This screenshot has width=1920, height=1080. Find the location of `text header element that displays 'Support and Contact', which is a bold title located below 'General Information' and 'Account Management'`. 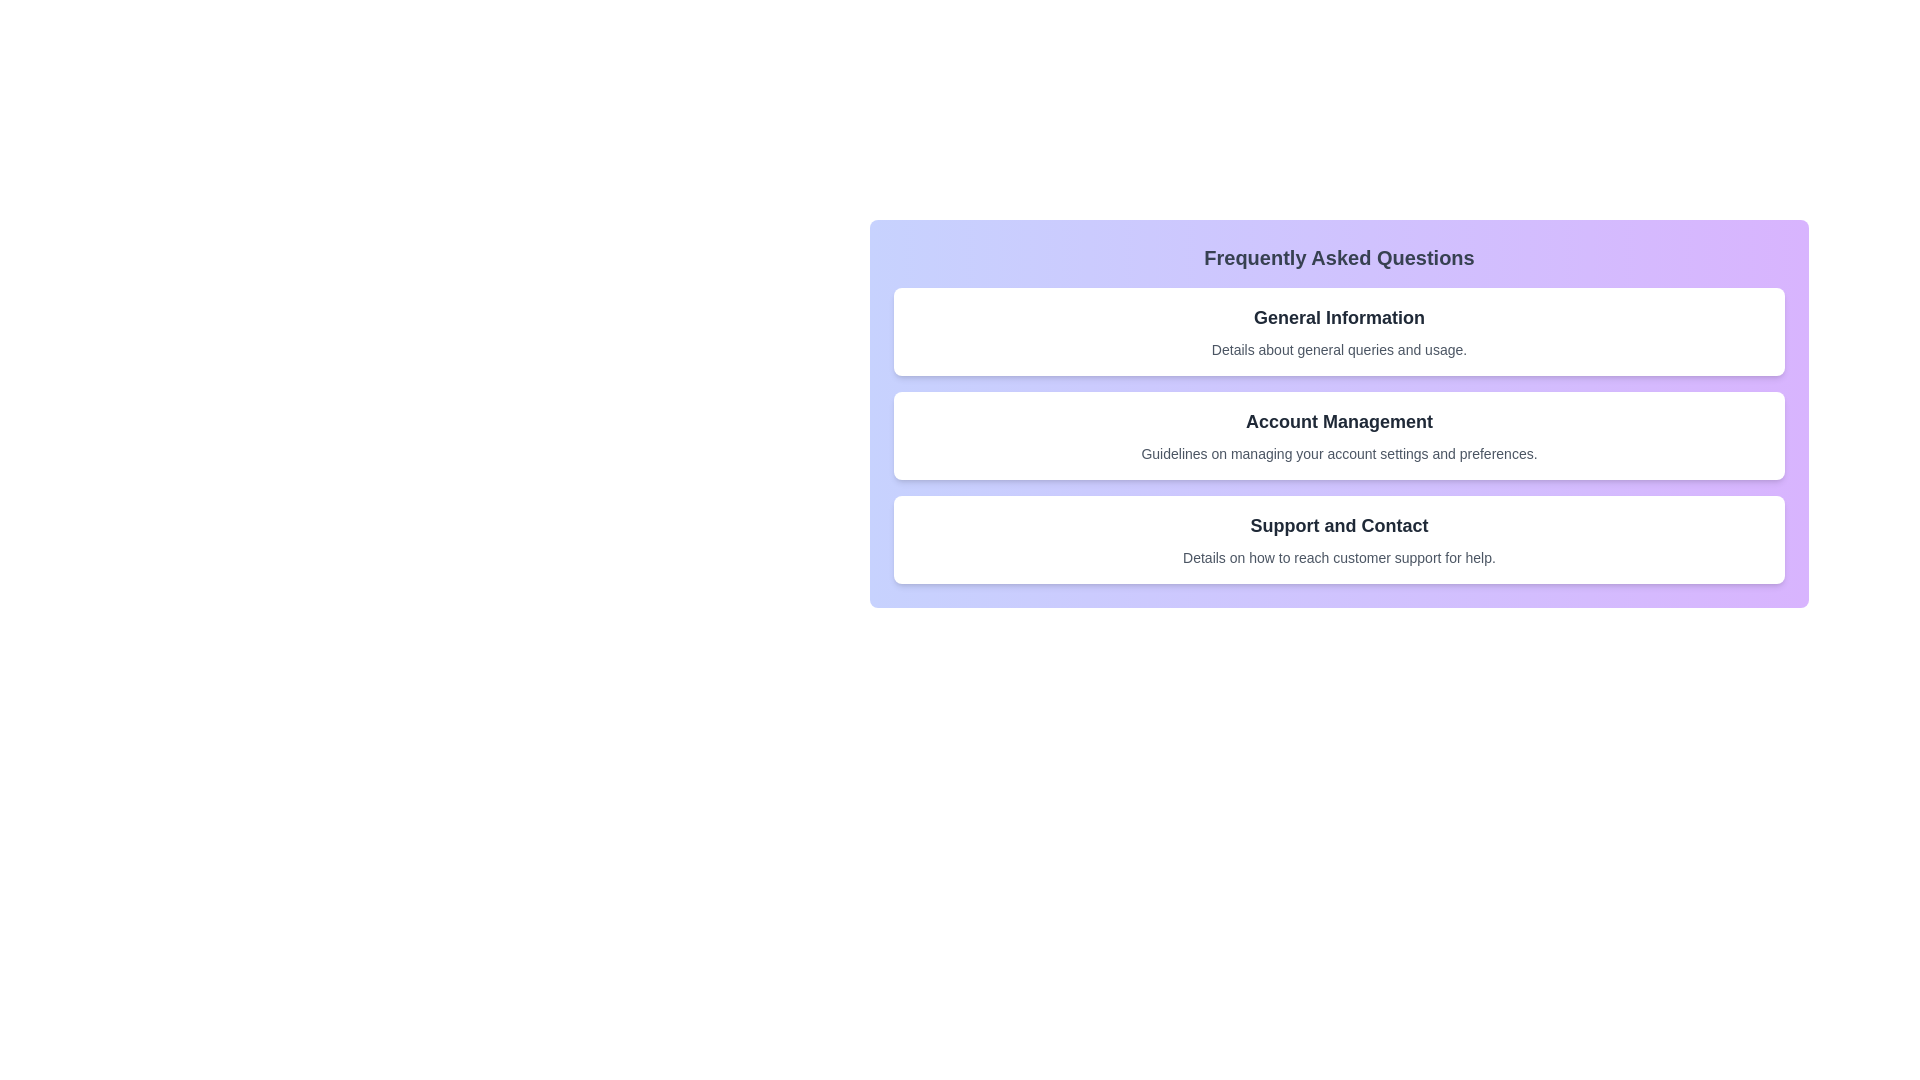

text header element that displays 'Support and Contact', which is a bold title located below 'General Information' and 'Account Management' is located at coordinates (1339, 524).